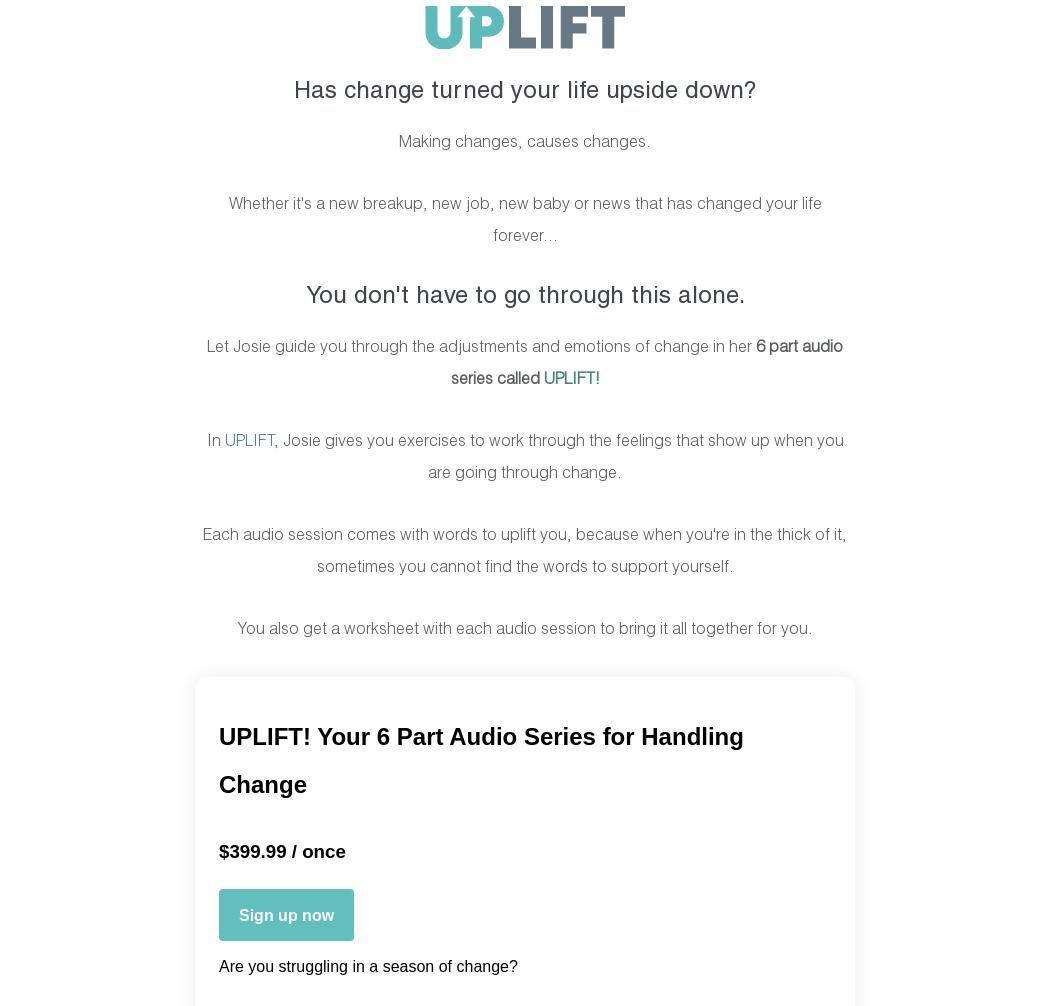 Image resolution: width=1050 pixels, height=1006 pixels. Describe the element at coordinates (645, 362) in the screenshot. I see `'6 part audio series called'` at that location.